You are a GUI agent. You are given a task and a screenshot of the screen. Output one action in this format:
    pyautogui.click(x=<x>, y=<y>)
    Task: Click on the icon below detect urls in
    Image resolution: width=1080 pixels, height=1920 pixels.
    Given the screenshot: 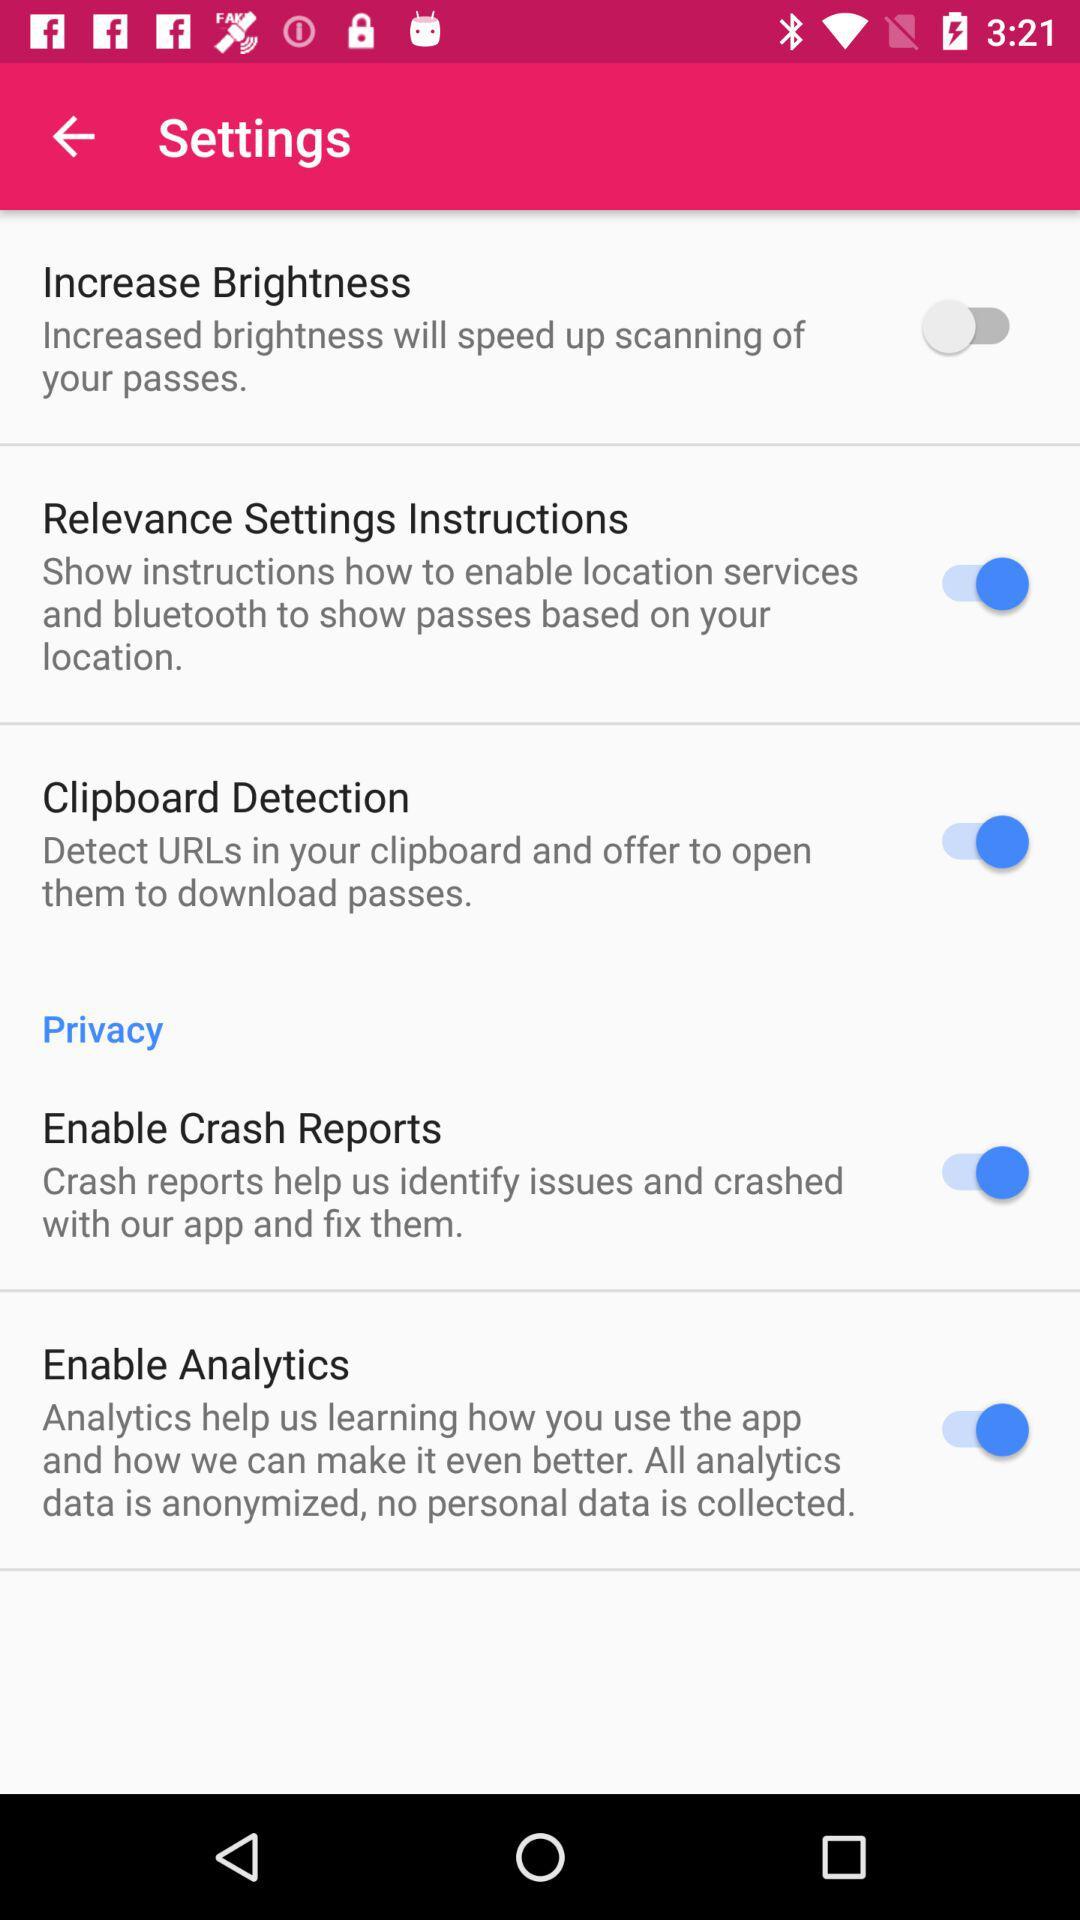 What is the action you would take?
    pyautogui.click(x=540, y=1007)
    